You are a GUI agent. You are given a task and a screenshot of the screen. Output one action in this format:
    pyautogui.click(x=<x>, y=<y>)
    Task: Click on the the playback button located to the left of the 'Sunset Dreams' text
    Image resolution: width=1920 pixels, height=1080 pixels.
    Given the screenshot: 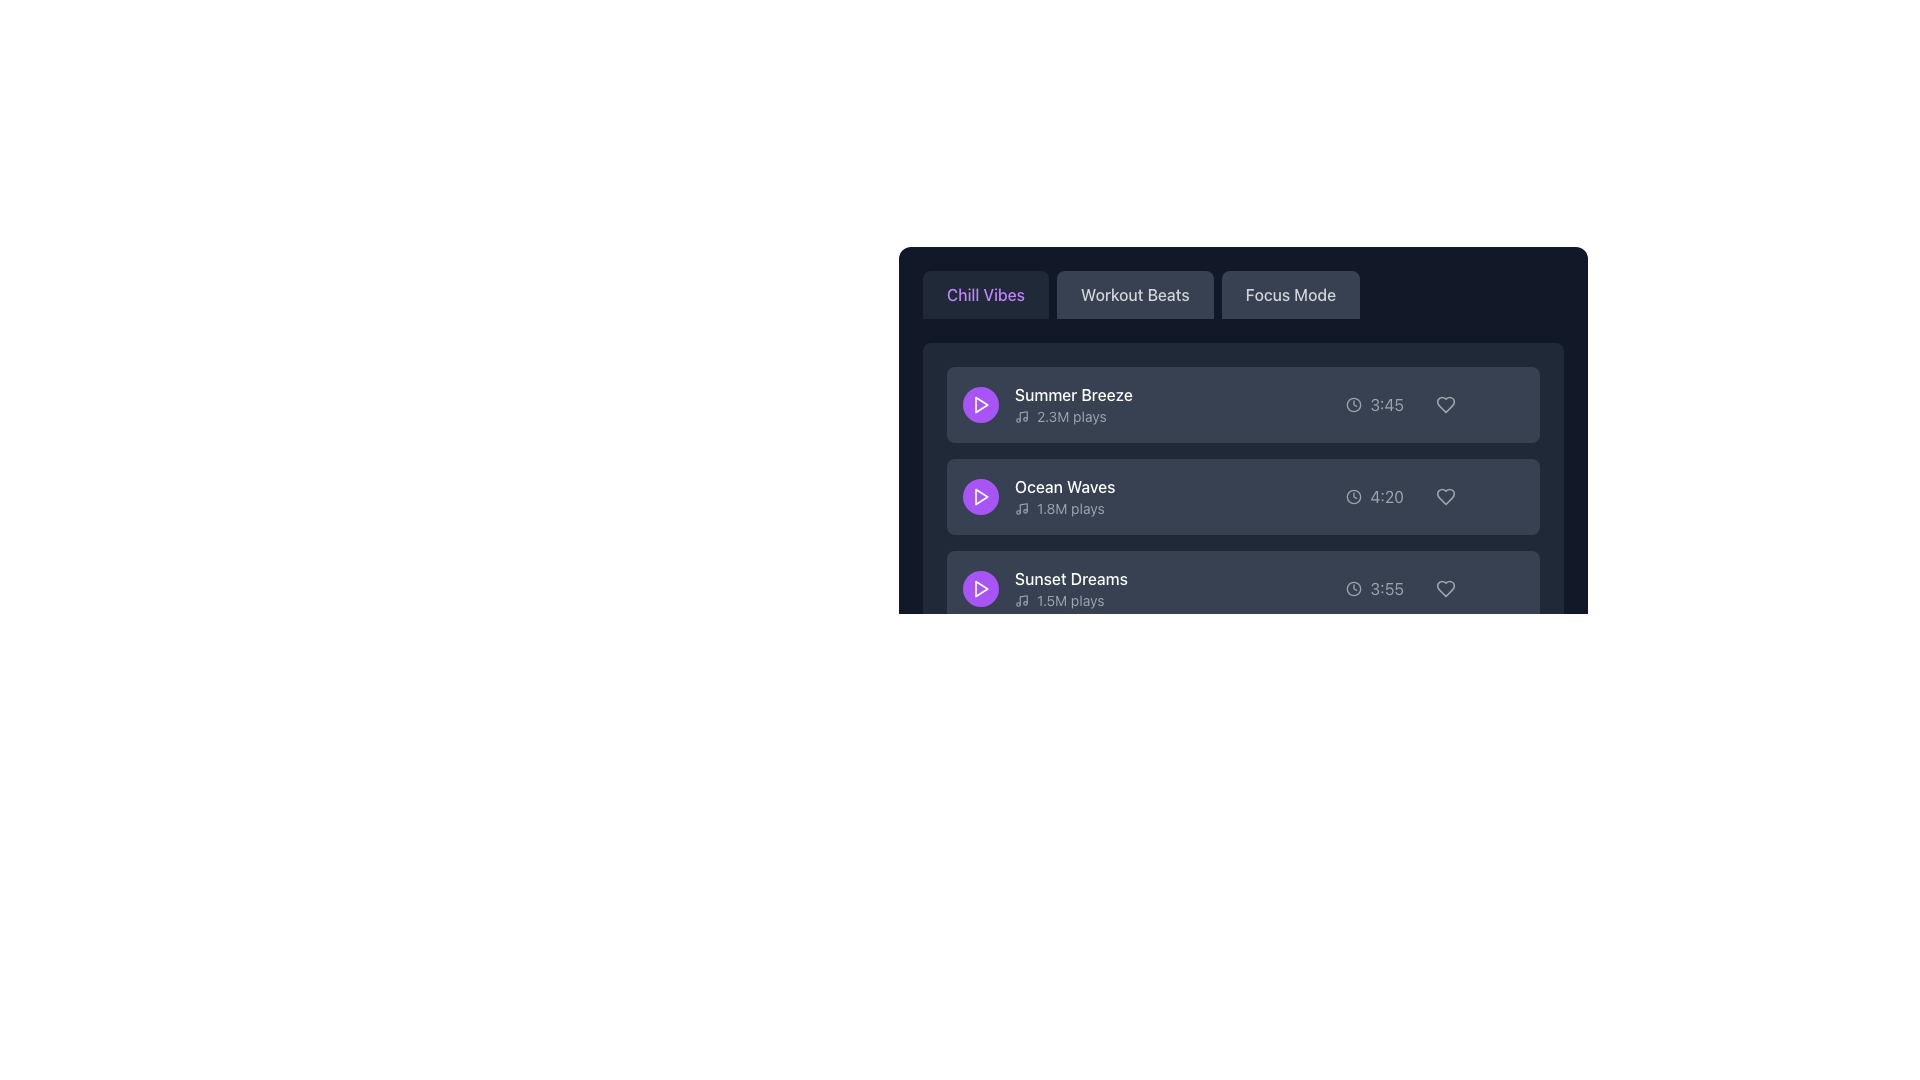 What is the action you would take?
    pyautogui.click(x=980, y=588)
    